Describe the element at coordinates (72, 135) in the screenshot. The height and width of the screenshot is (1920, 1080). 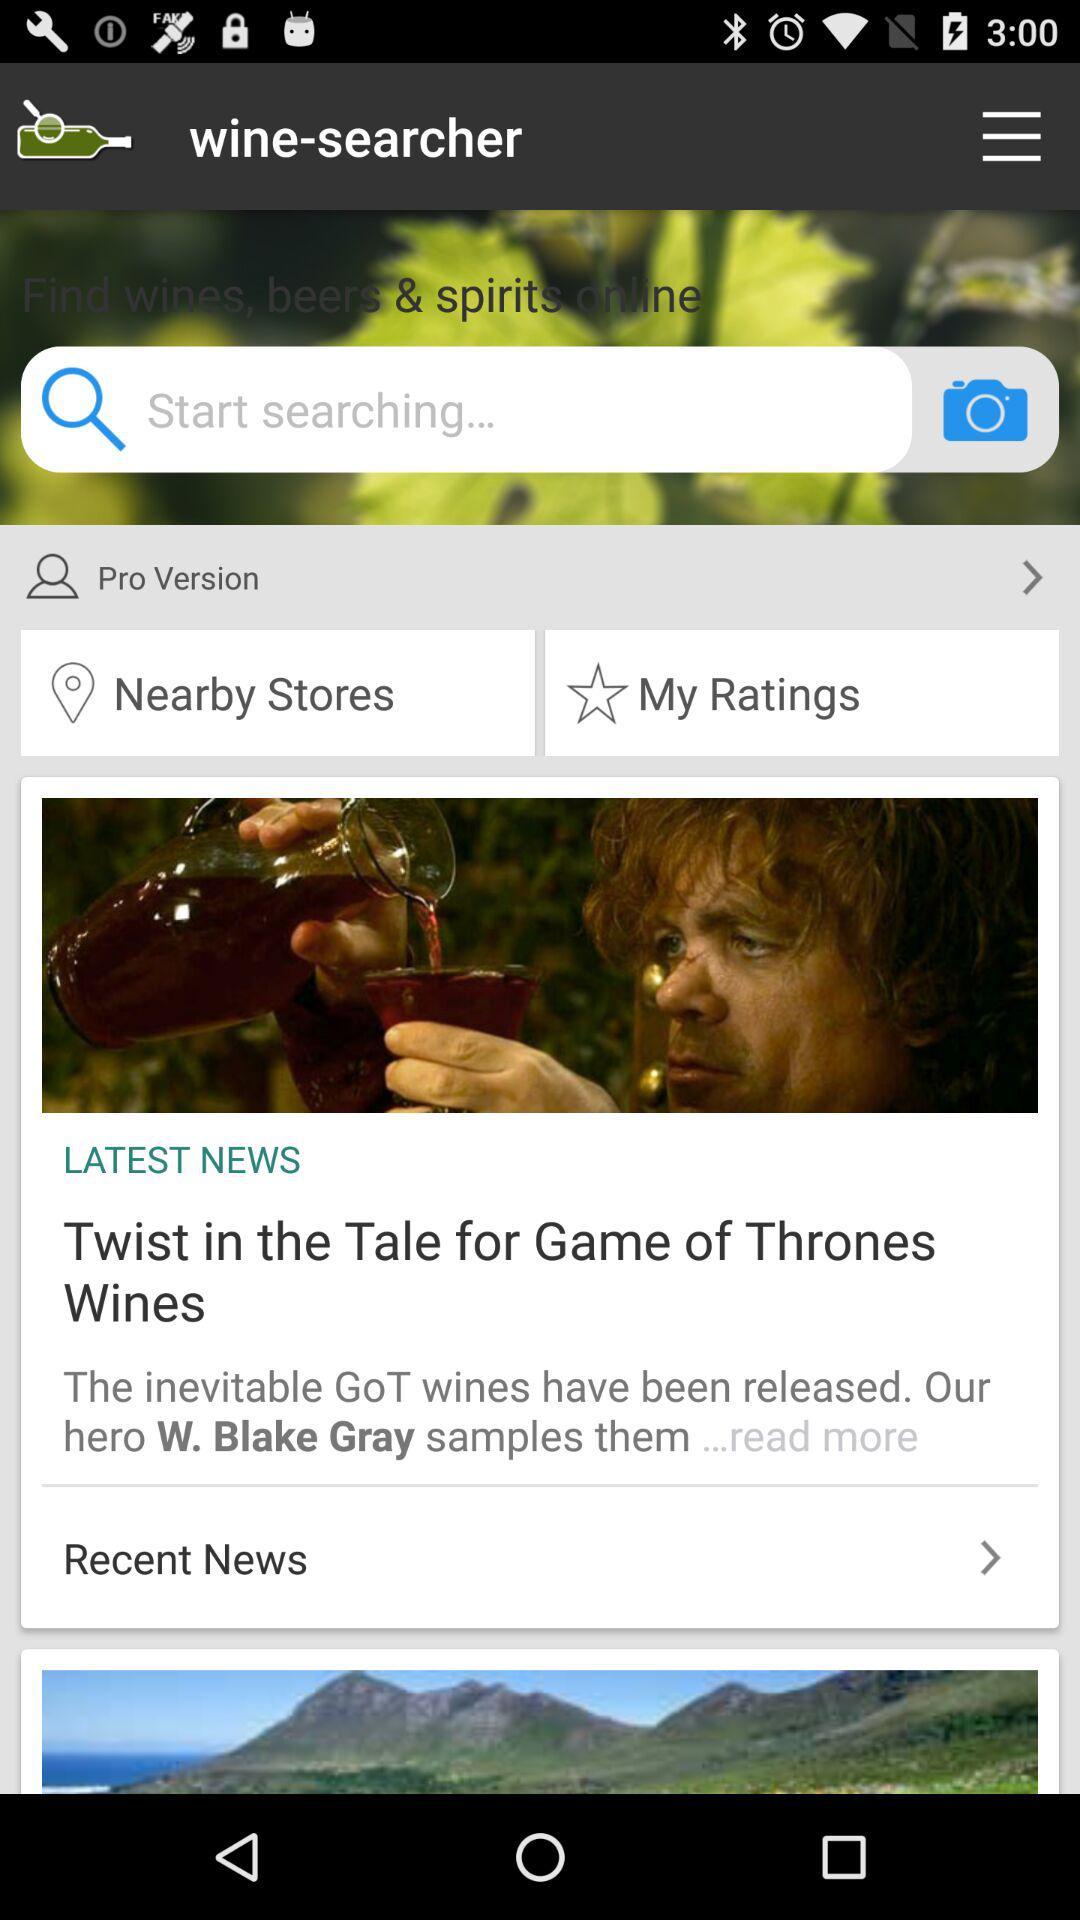
I see `search button` at that location.